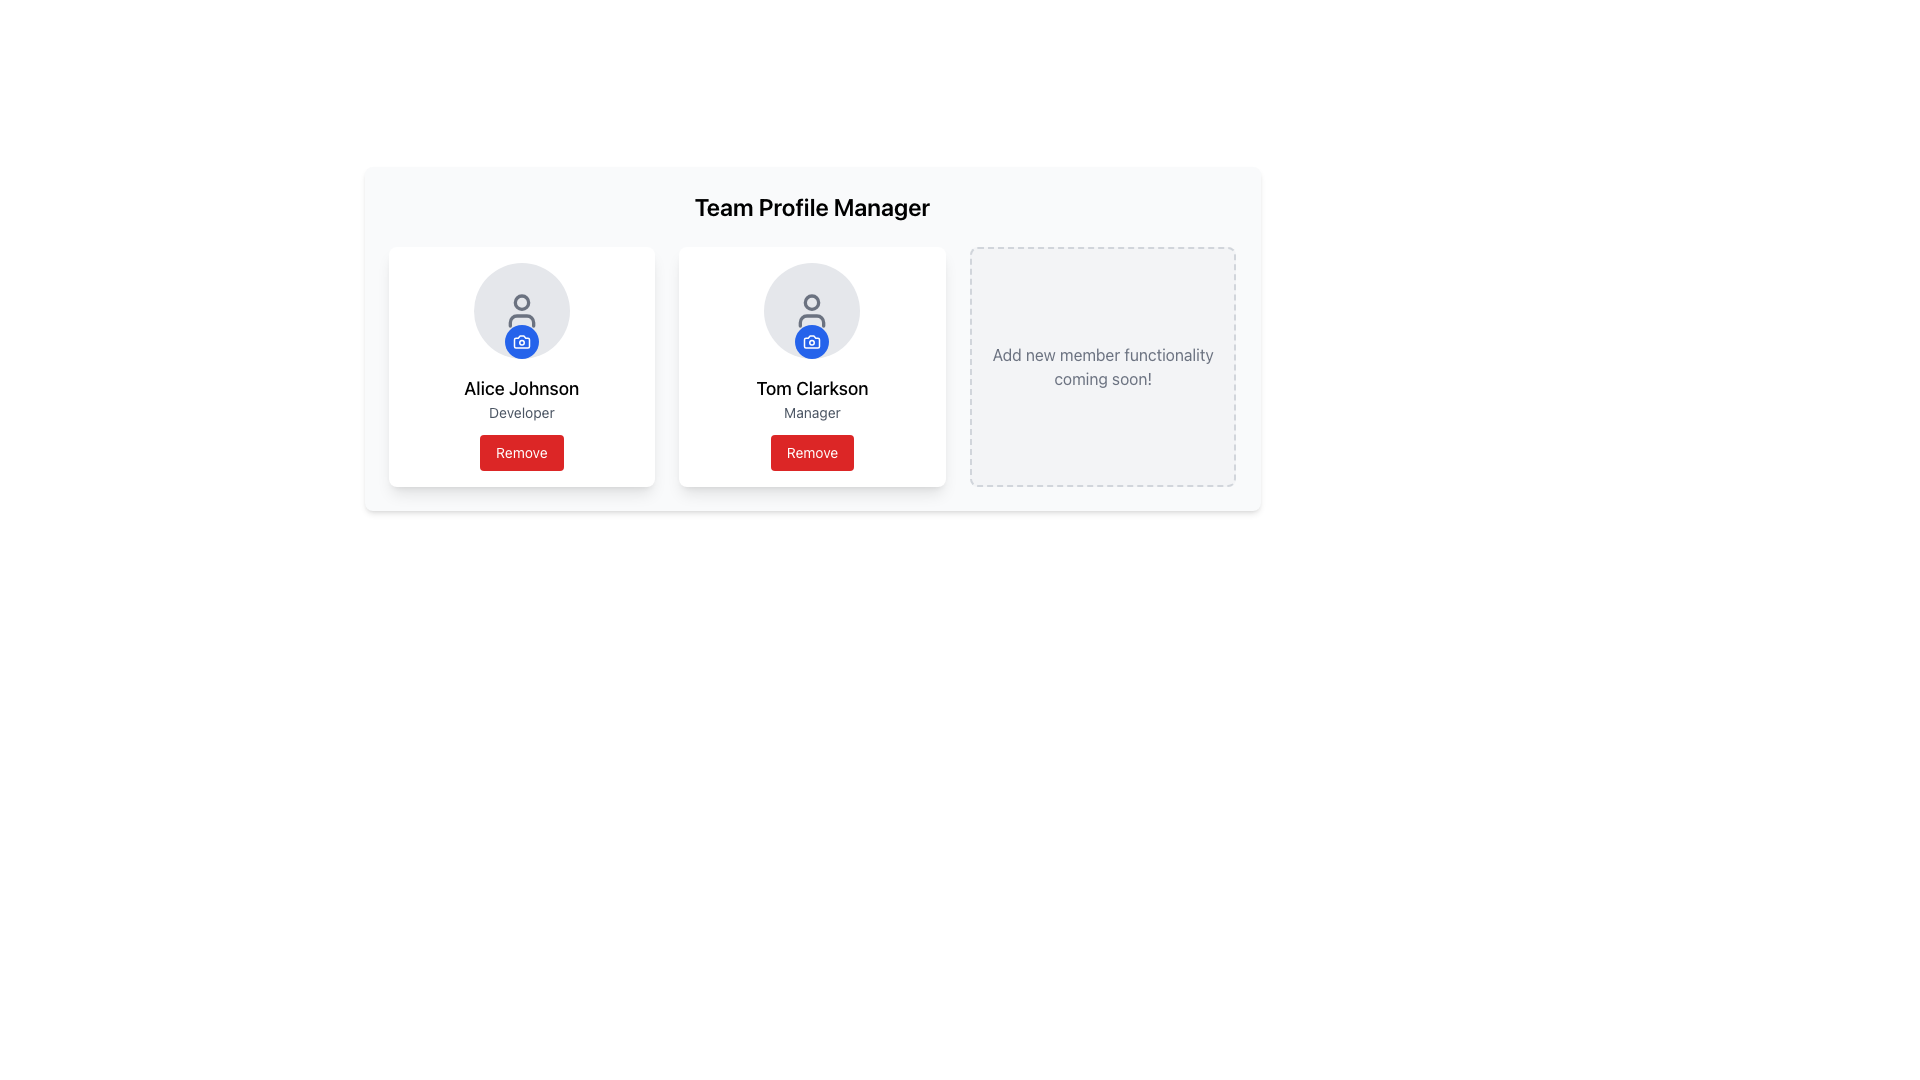 Image resolution: width=1920 pixels, height=1080 pixels. What do you see at coordinates (812, 411) in the screenshot?
I see `the text label indicating the role of 'Tom Clarkson' located within the card, positioned directly below his name and above the 'Remove' button` at bounding box center [812, 411].